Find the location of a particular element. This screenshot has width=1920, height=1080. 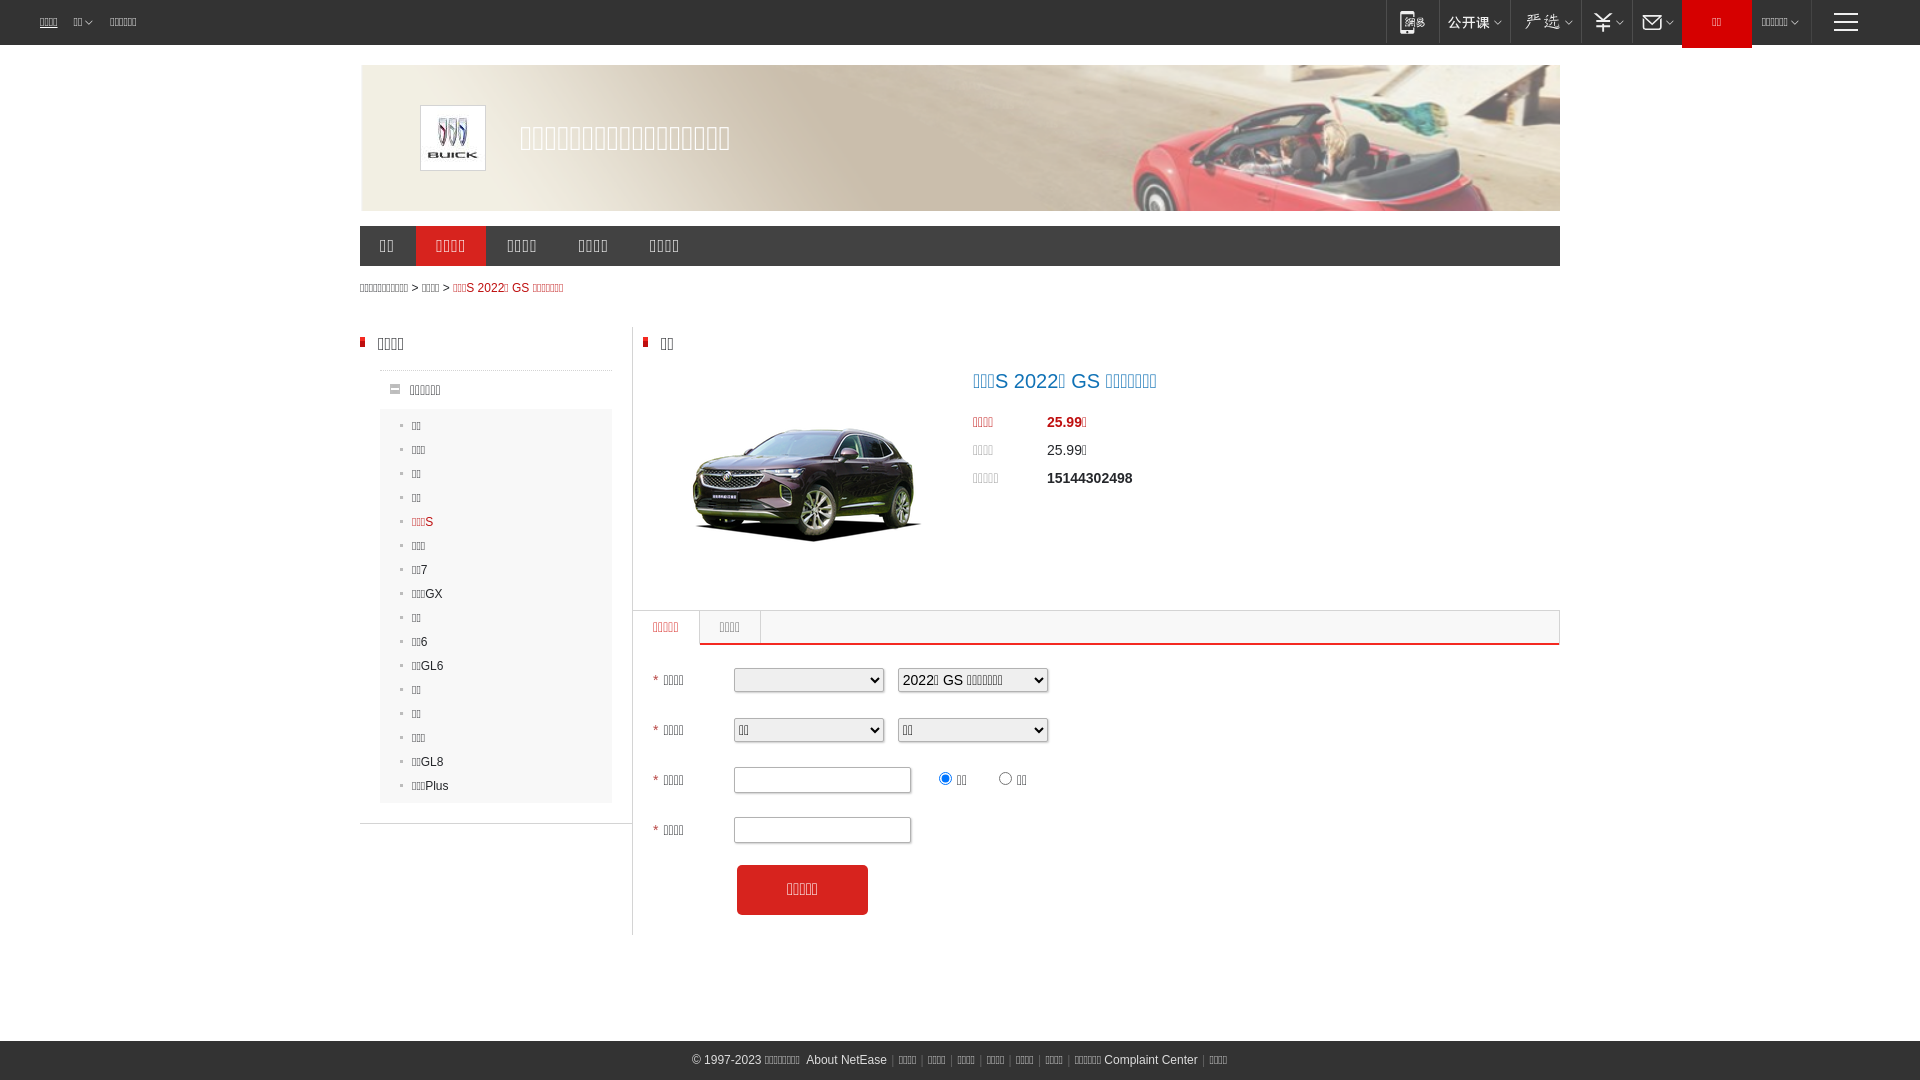

'About NetEase' is located at coordinates (805, 1059).